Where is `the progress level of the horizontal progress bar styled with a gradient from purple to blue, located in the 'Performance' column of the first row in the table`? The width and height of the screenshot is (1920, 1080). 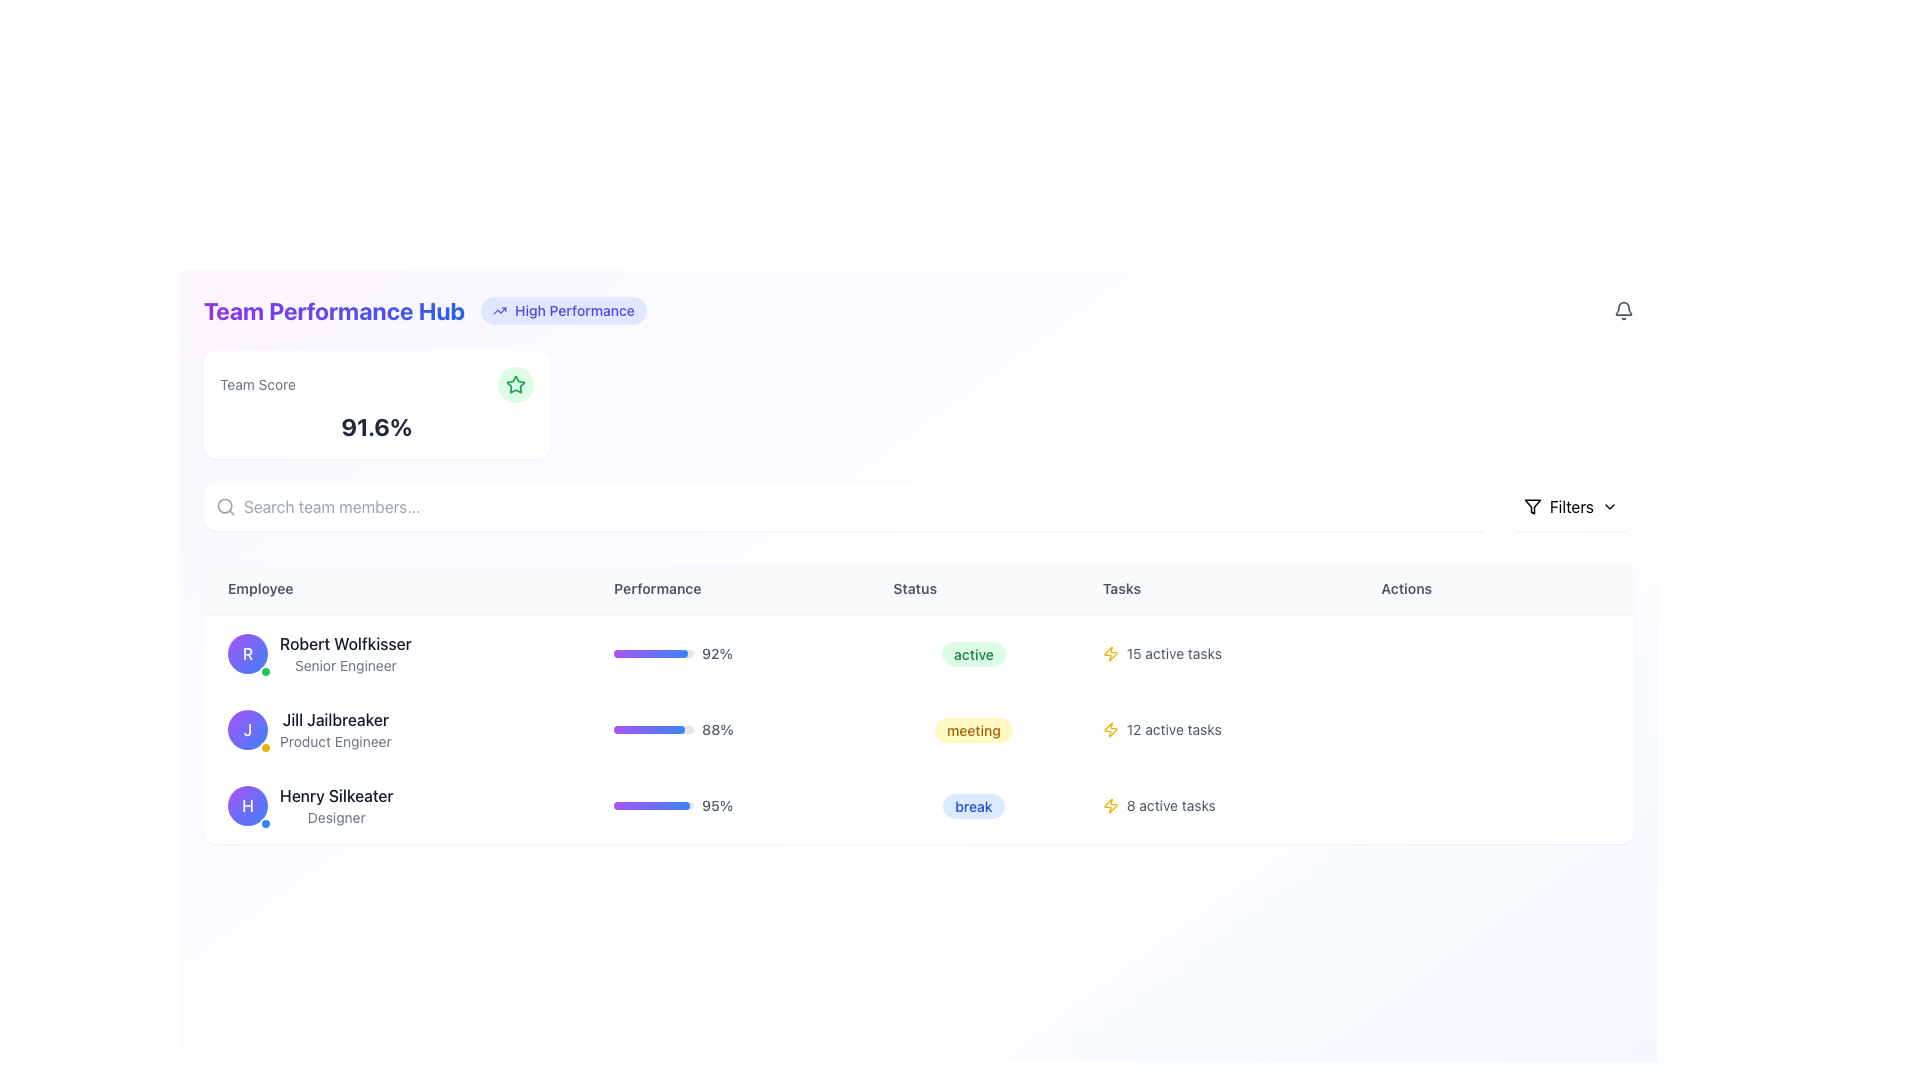 the progress level of the horizontal progress bar styled with a gradient from purple to blue, located in the 'Performance' column of the first row in the table is located at coordinates (651, 654).